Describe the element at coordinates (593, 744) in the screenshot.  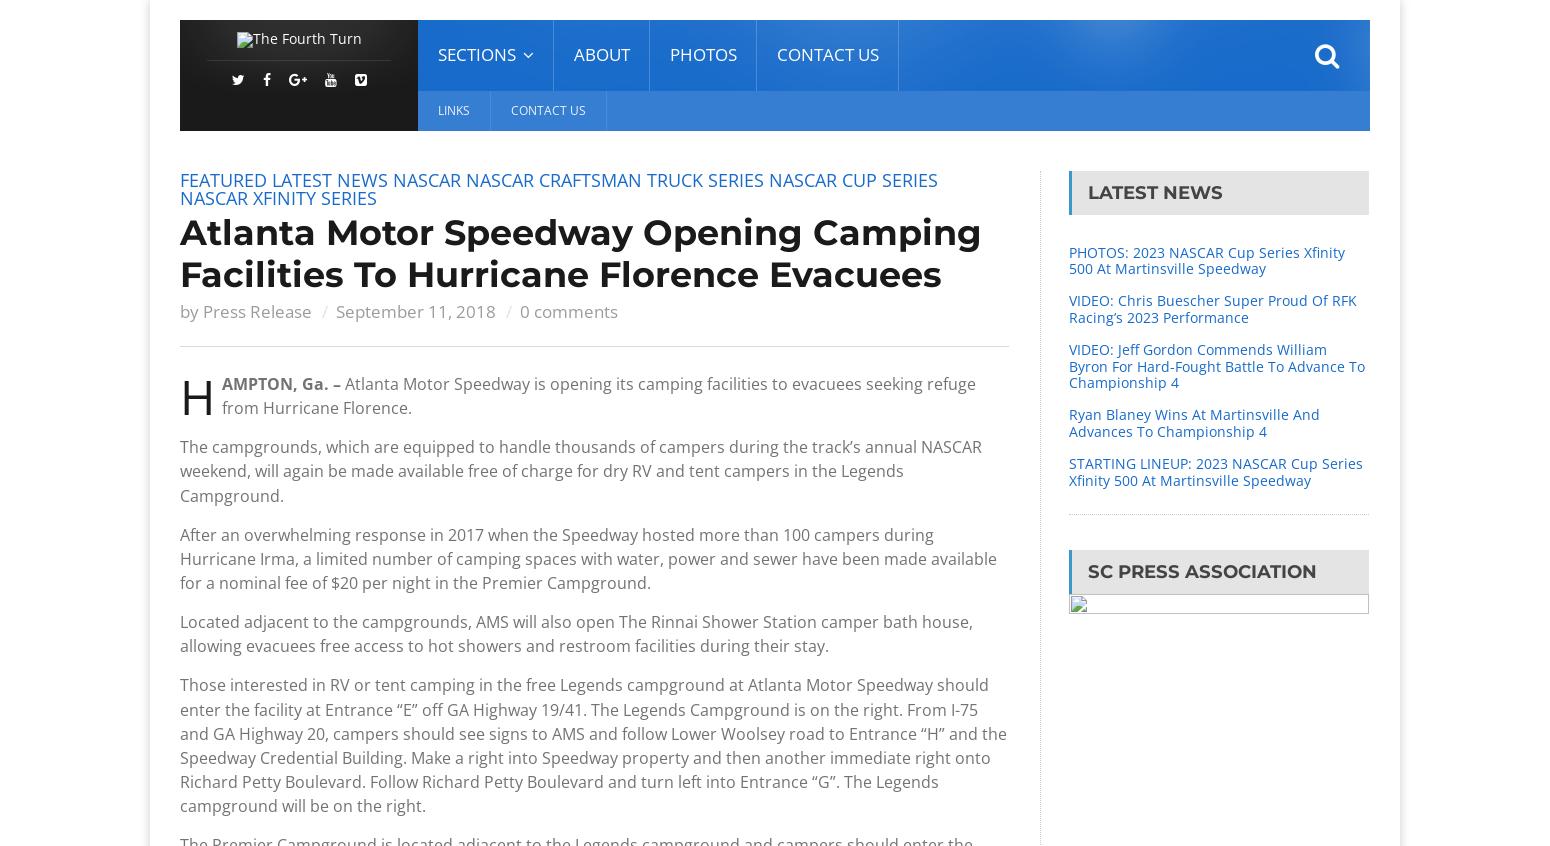
I see `'Those interested in RV or tent camping in the free Legends campground at Atlanta Motor Speedway should enter the facility at Entrance “E” off GA Highway 19/41. The Legends Campground is on the right. From I-75 and GA Highway 20, campers should see signs to AMS and follow Lower Woolsey road to Entrance “H” and the Speedway Credential Building. Make a right into Speedway property and then another immediate right onto Richard Petty Boulevard. Follow Richard Petty Boulevard and turn left into Entrance “G”. The Legends campground will be on the right.'` at that location.